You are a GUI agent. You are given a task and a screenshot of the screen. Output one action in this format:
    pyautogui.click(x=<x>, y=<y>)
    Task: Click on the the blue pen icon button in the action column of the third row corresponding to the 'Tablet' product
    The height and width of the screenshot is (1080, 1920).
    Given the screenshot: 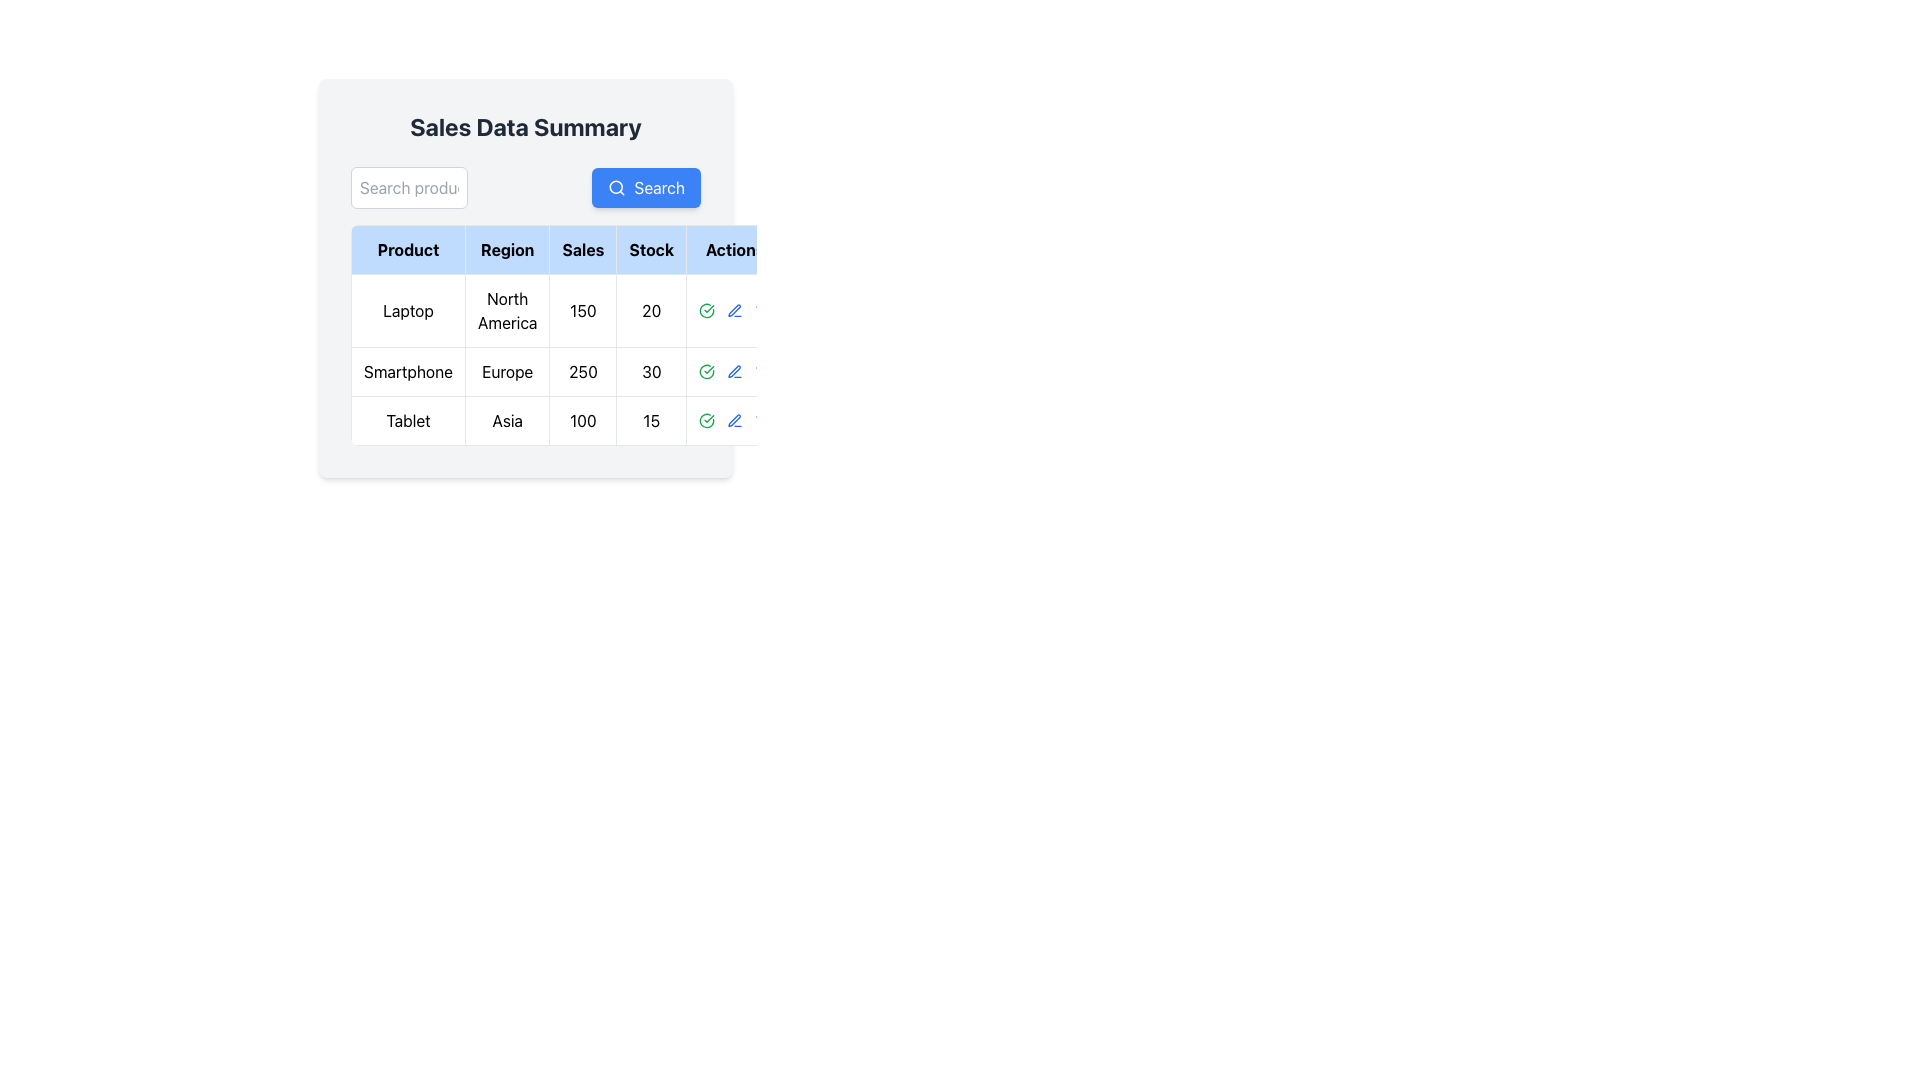 What is the action you would take?
    pyautogui.click(x=734, y=311)
    